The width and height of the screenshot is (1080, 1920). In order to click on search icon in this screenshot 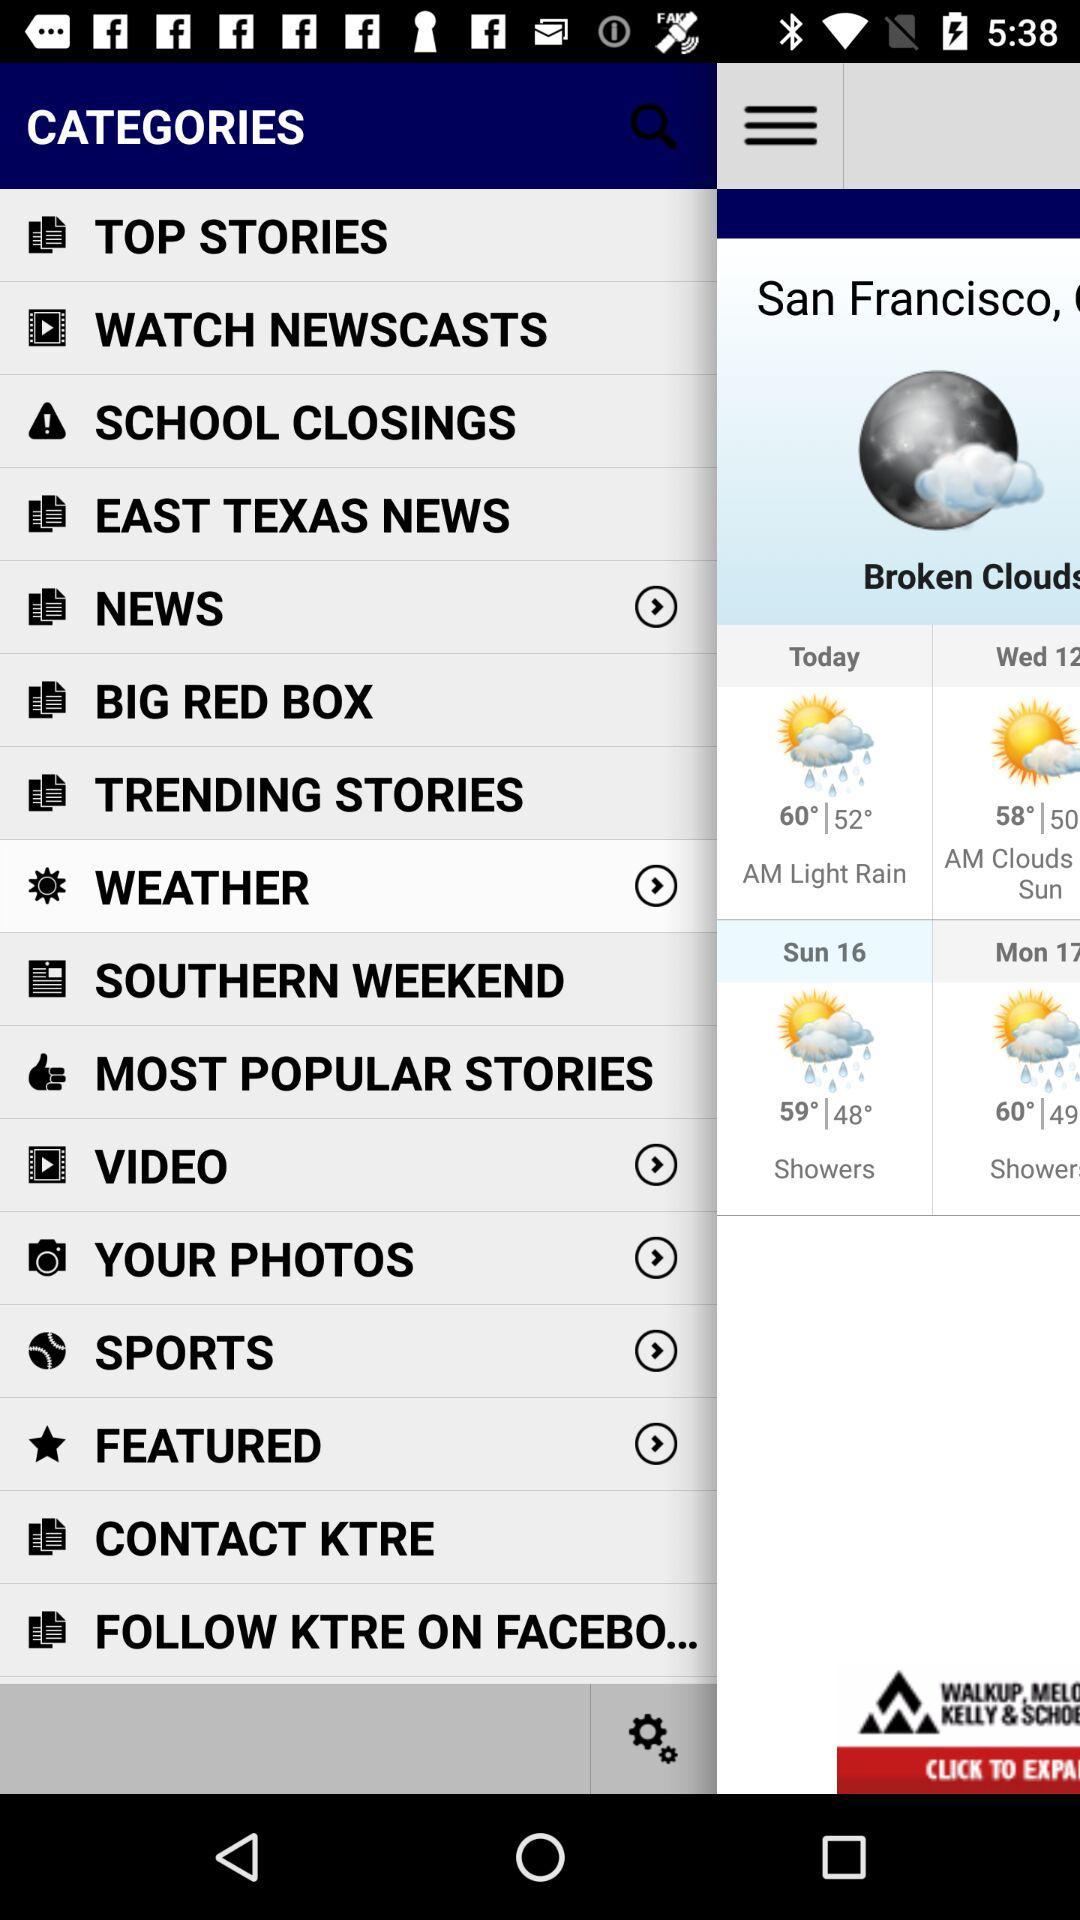, I will do `click(654, 124)`.